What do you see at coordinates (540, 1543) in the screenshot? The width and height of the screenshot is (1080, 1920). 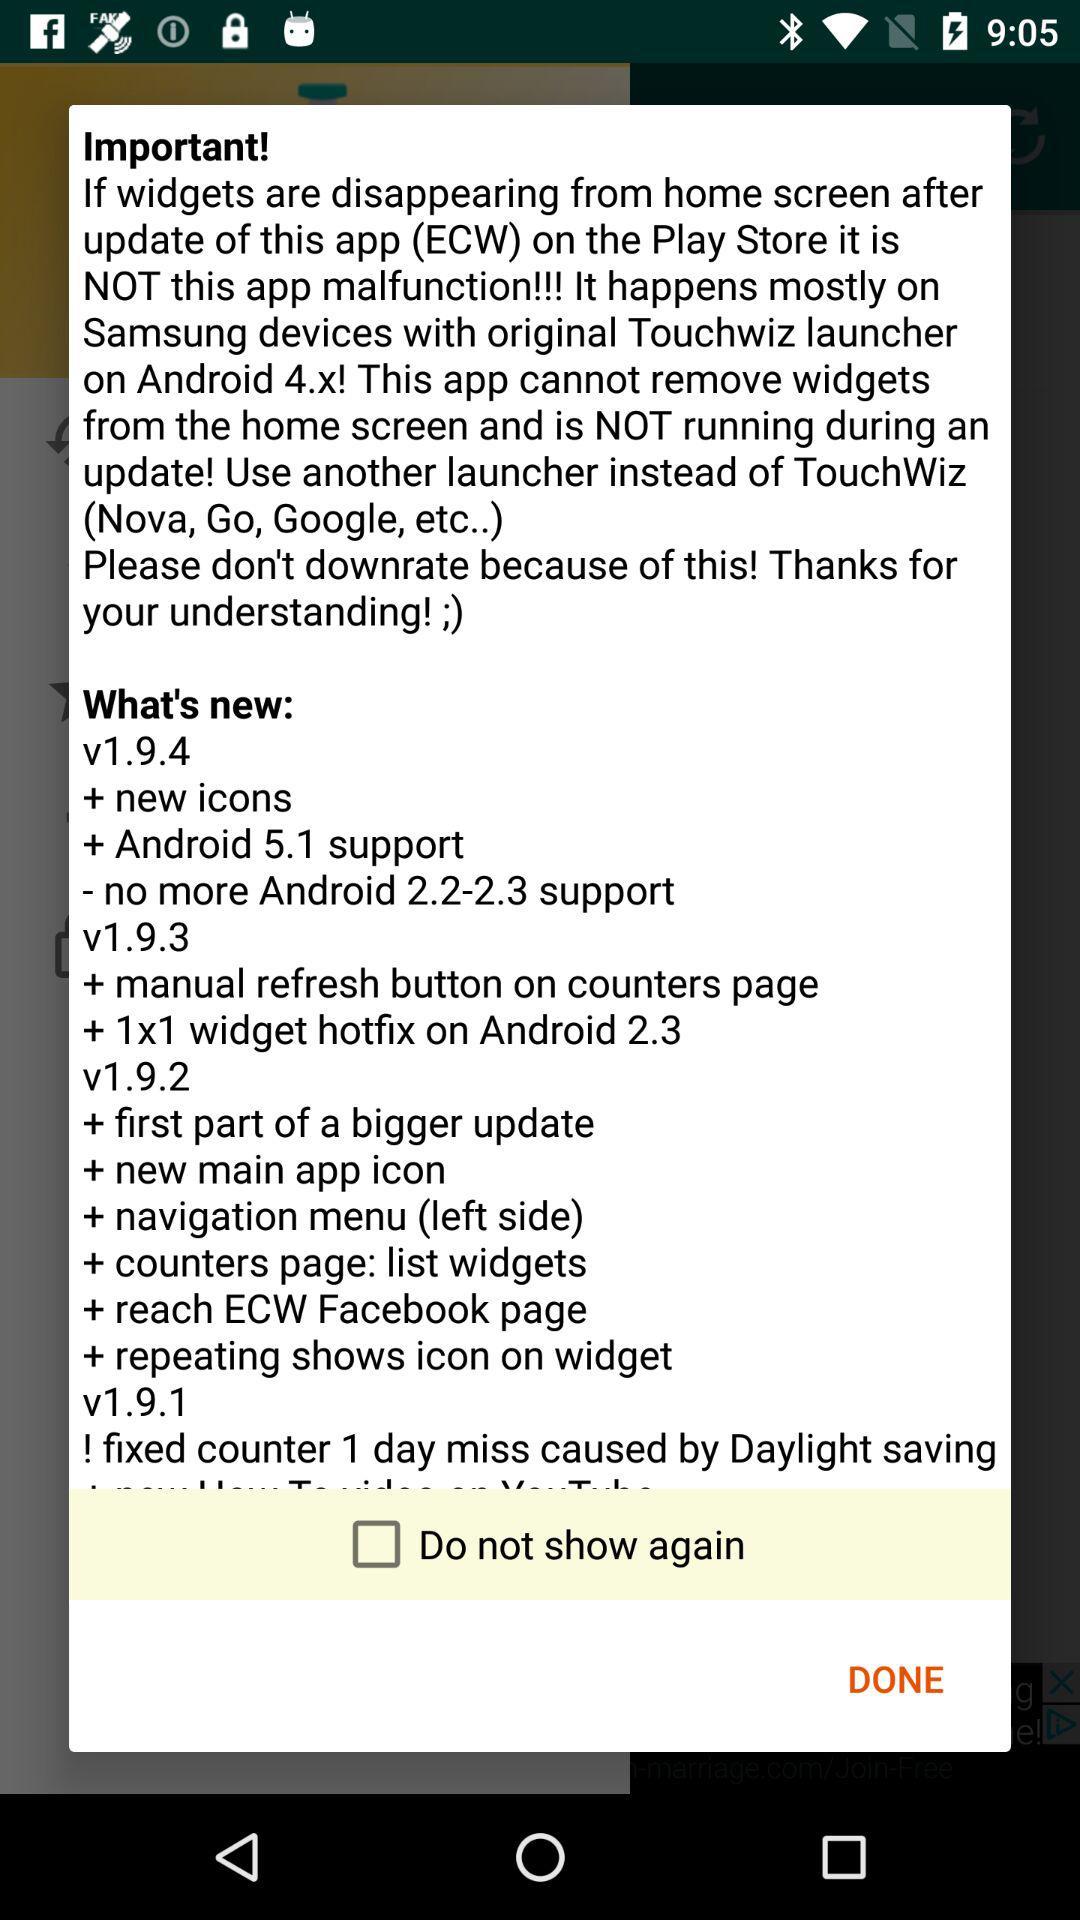 I see `the do not show` at bounding box center [540, 1543].